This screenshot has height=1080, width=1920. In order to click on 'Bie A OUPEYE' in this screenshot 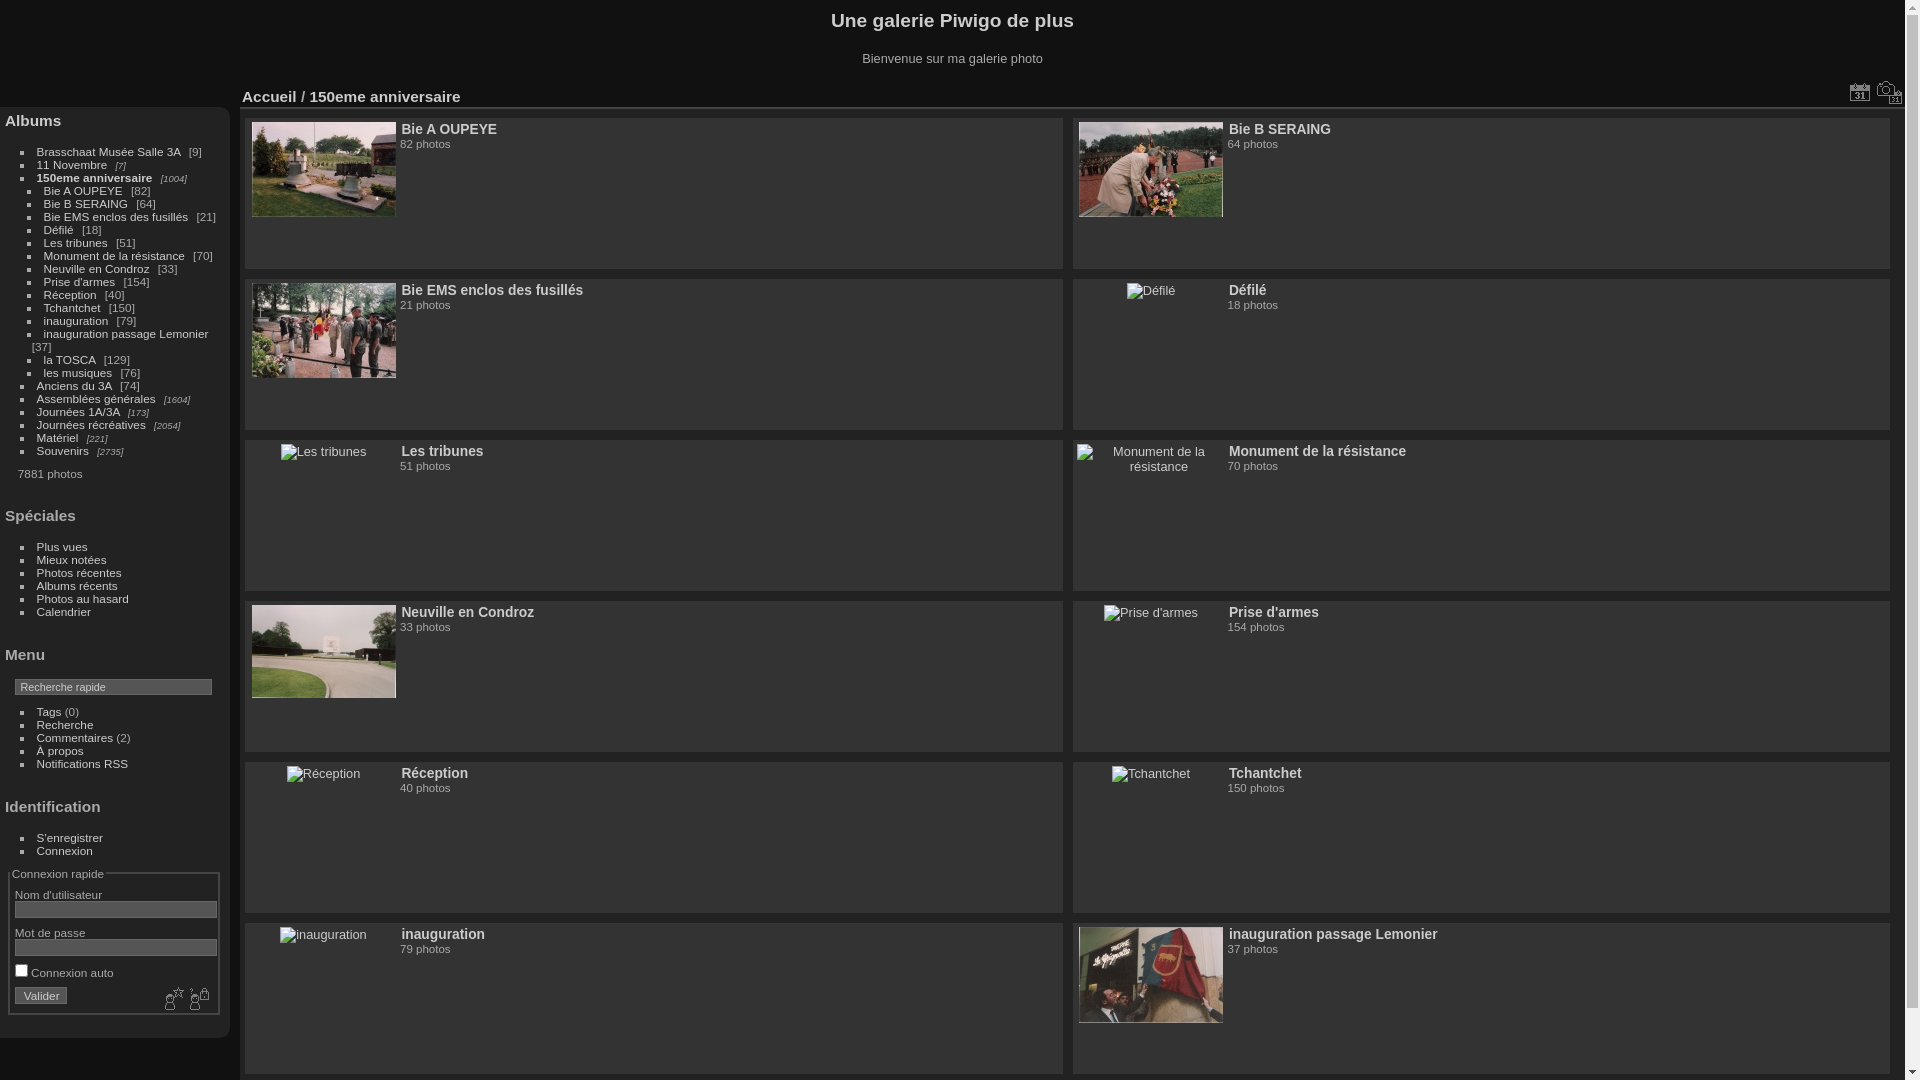, I will do `click(400, 128)`.